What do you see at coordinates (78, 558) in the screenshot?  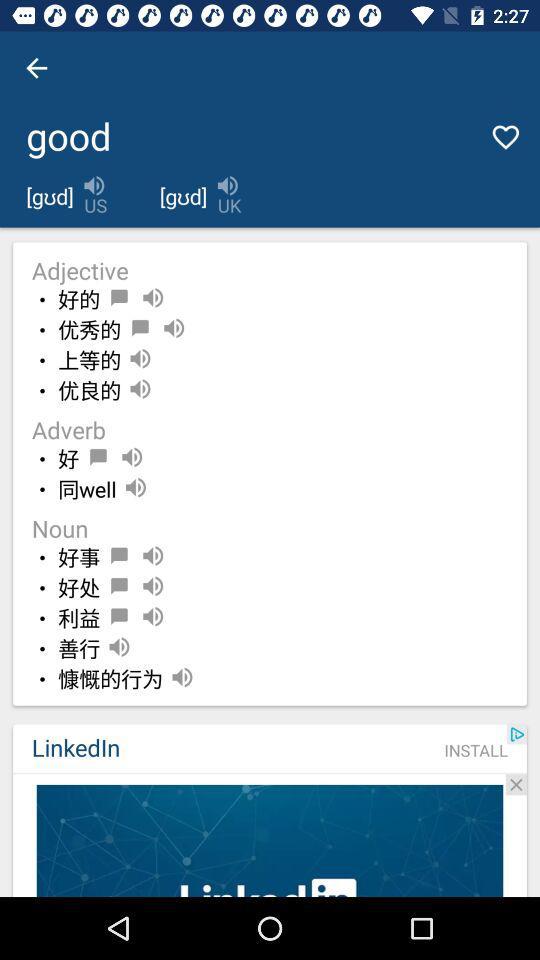 I see `item below noun icon` at bounding box center [78, 558].